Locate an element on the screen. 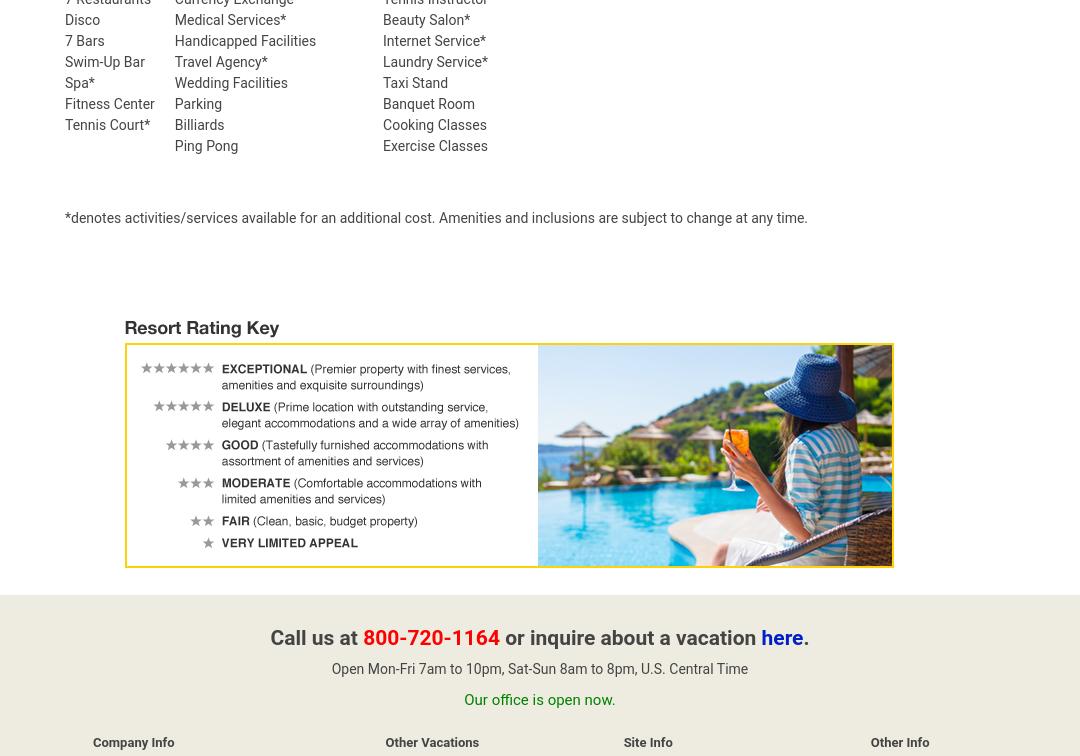 Image resolution: width=1080 pixels, height=756 pixels. '*denotes activities/services available for an additional cost. Amenities and inclusions are subject to change at any time.' is located at coordinates (435, 218).